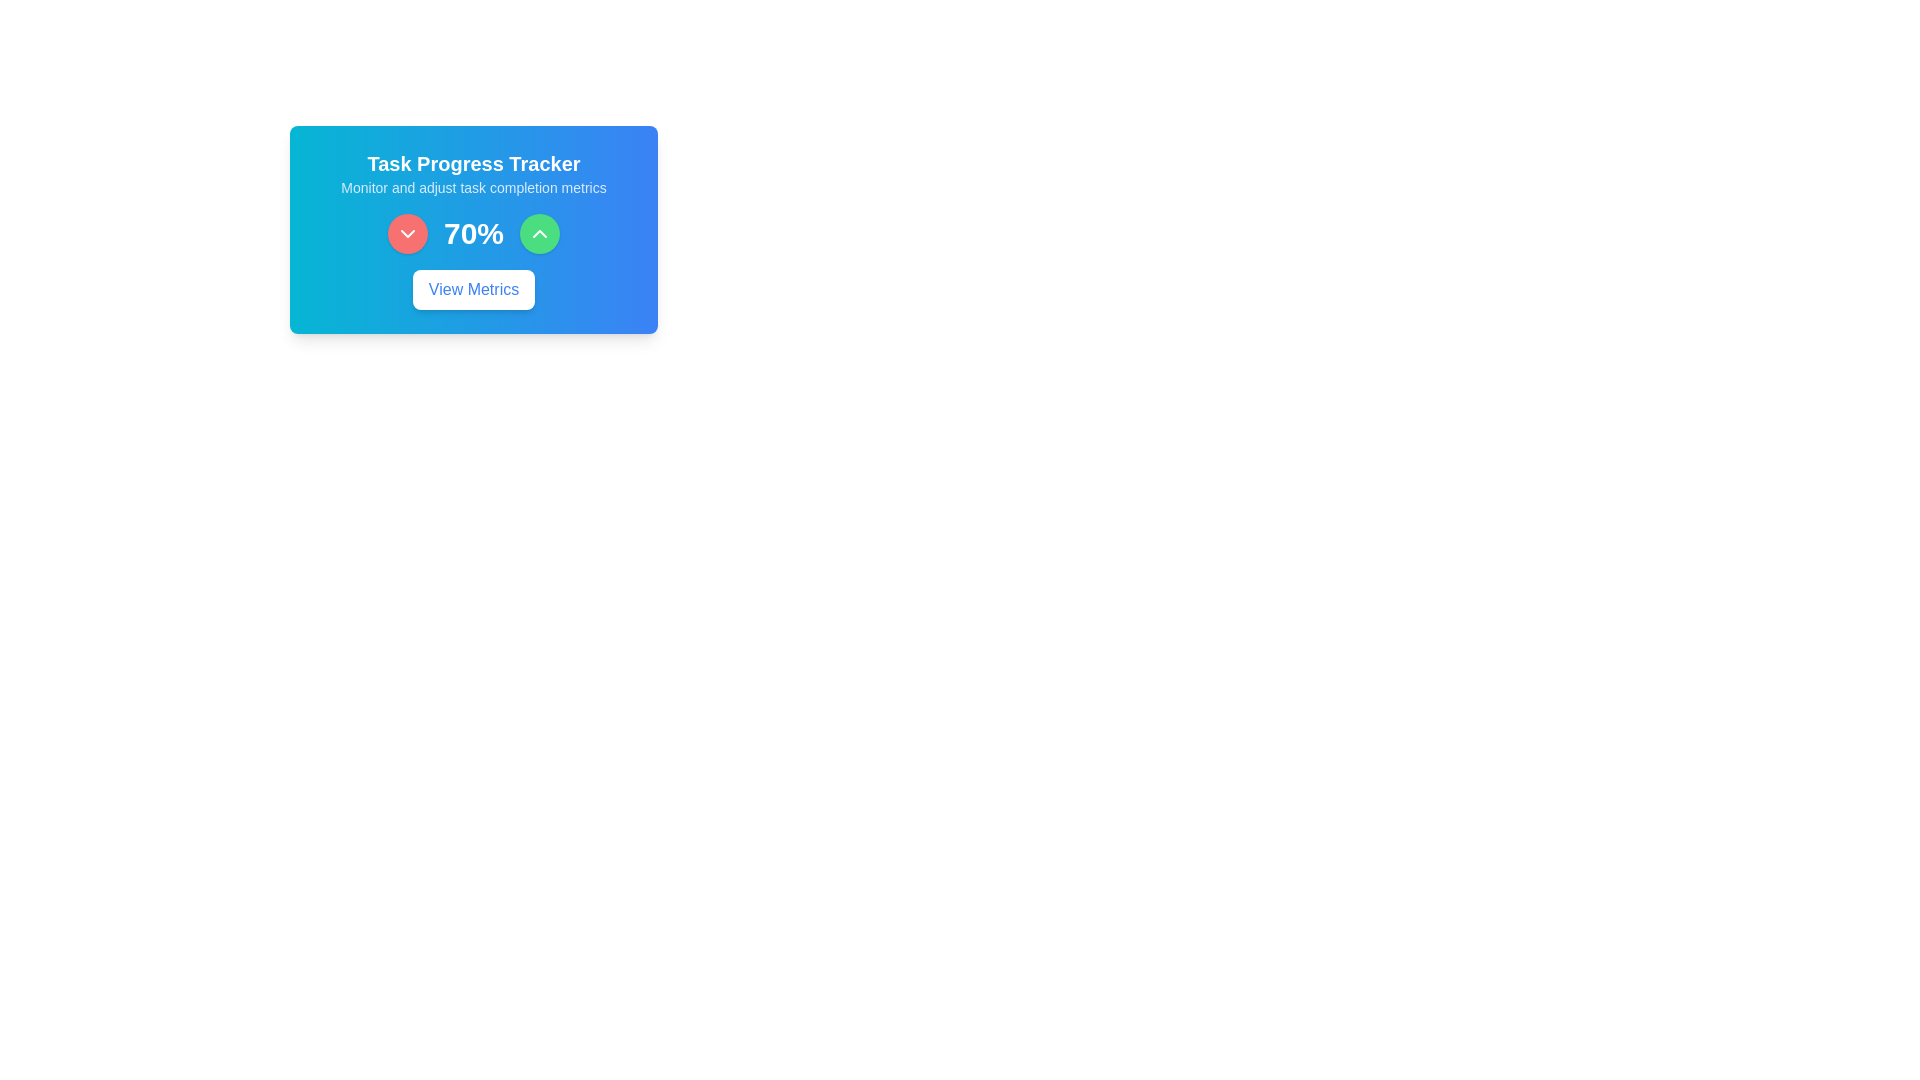 Image resolution: width=1920 pixels, height=1080 pixels. Describe the element at coordinates (473, 233) in the screenshot. I see `the text label displaying '70%' which is centrally positioned between two interactive buttons in the 'Task Progress Tracker' interface` at that location.